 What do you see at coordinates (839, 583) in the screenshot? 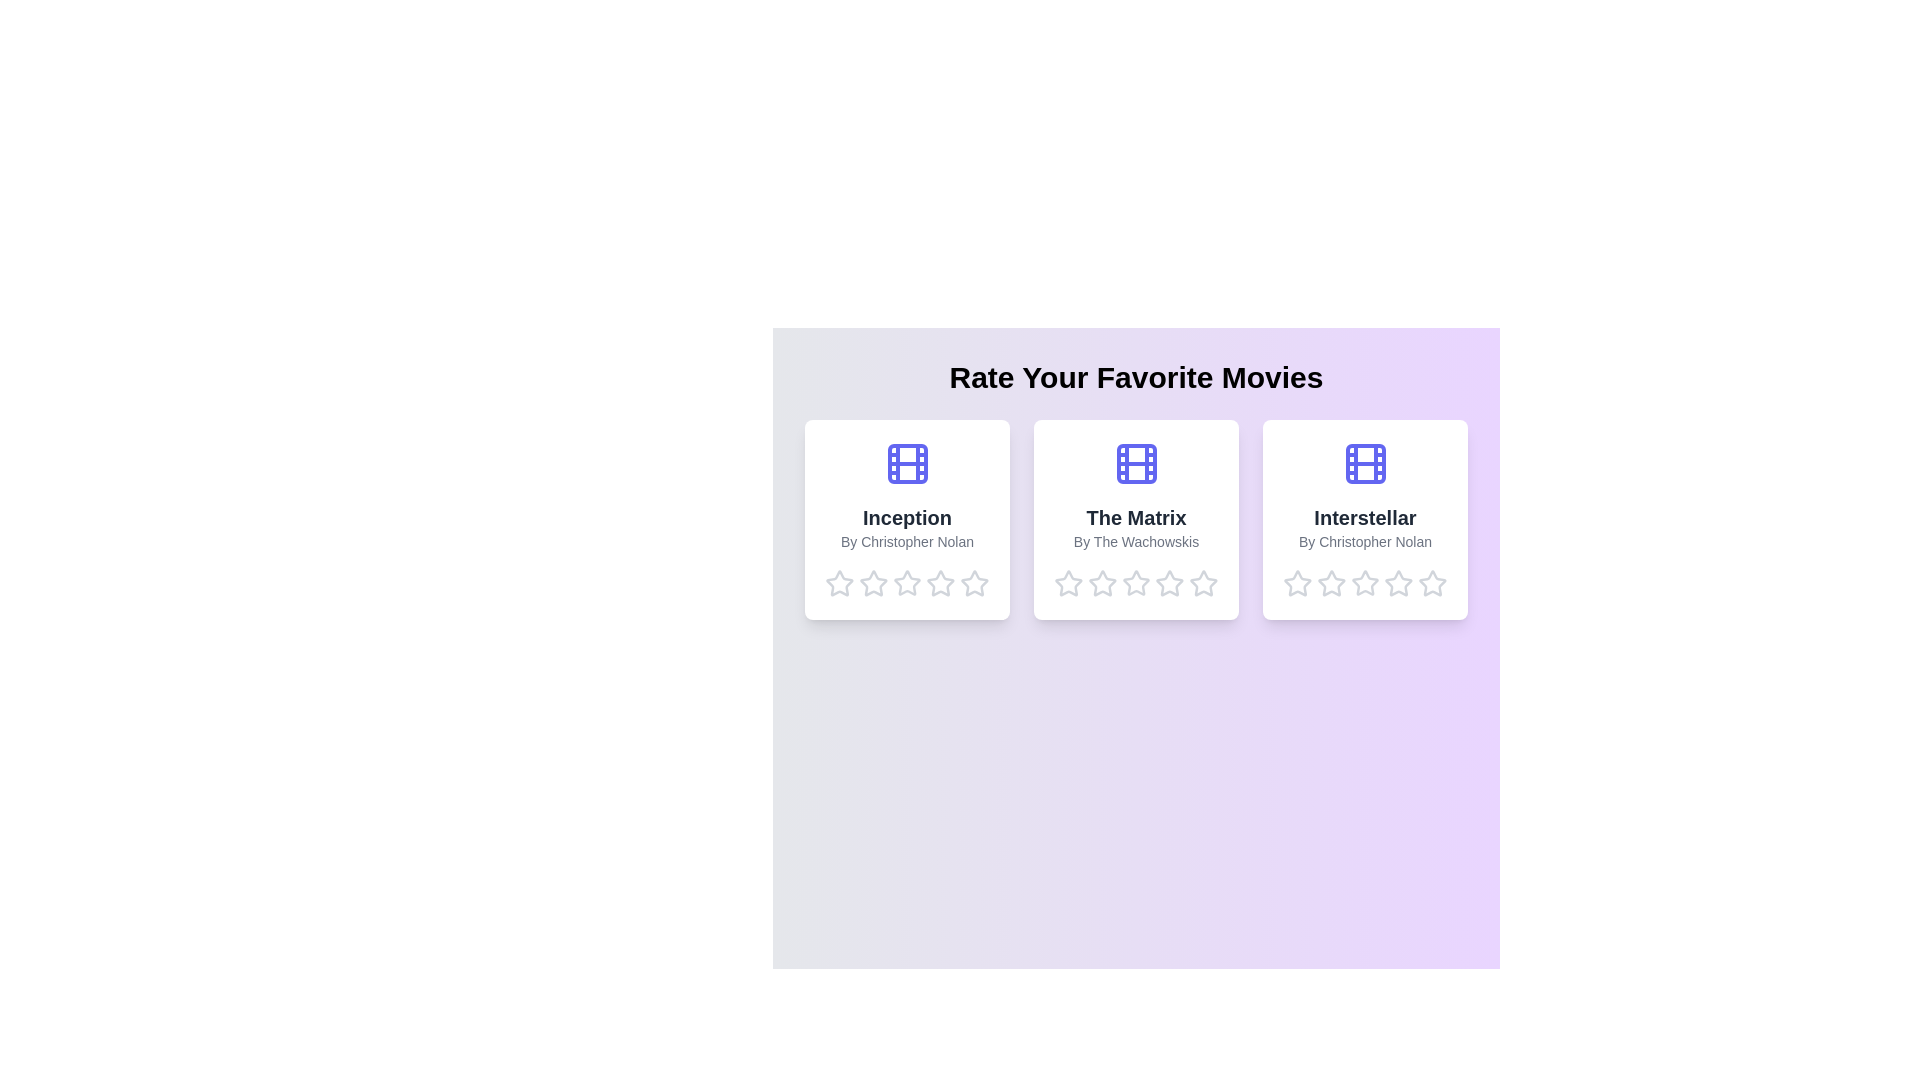
I see `the star corresponding to 1 stars for the movie Inception` at bounding box center [839, 583].